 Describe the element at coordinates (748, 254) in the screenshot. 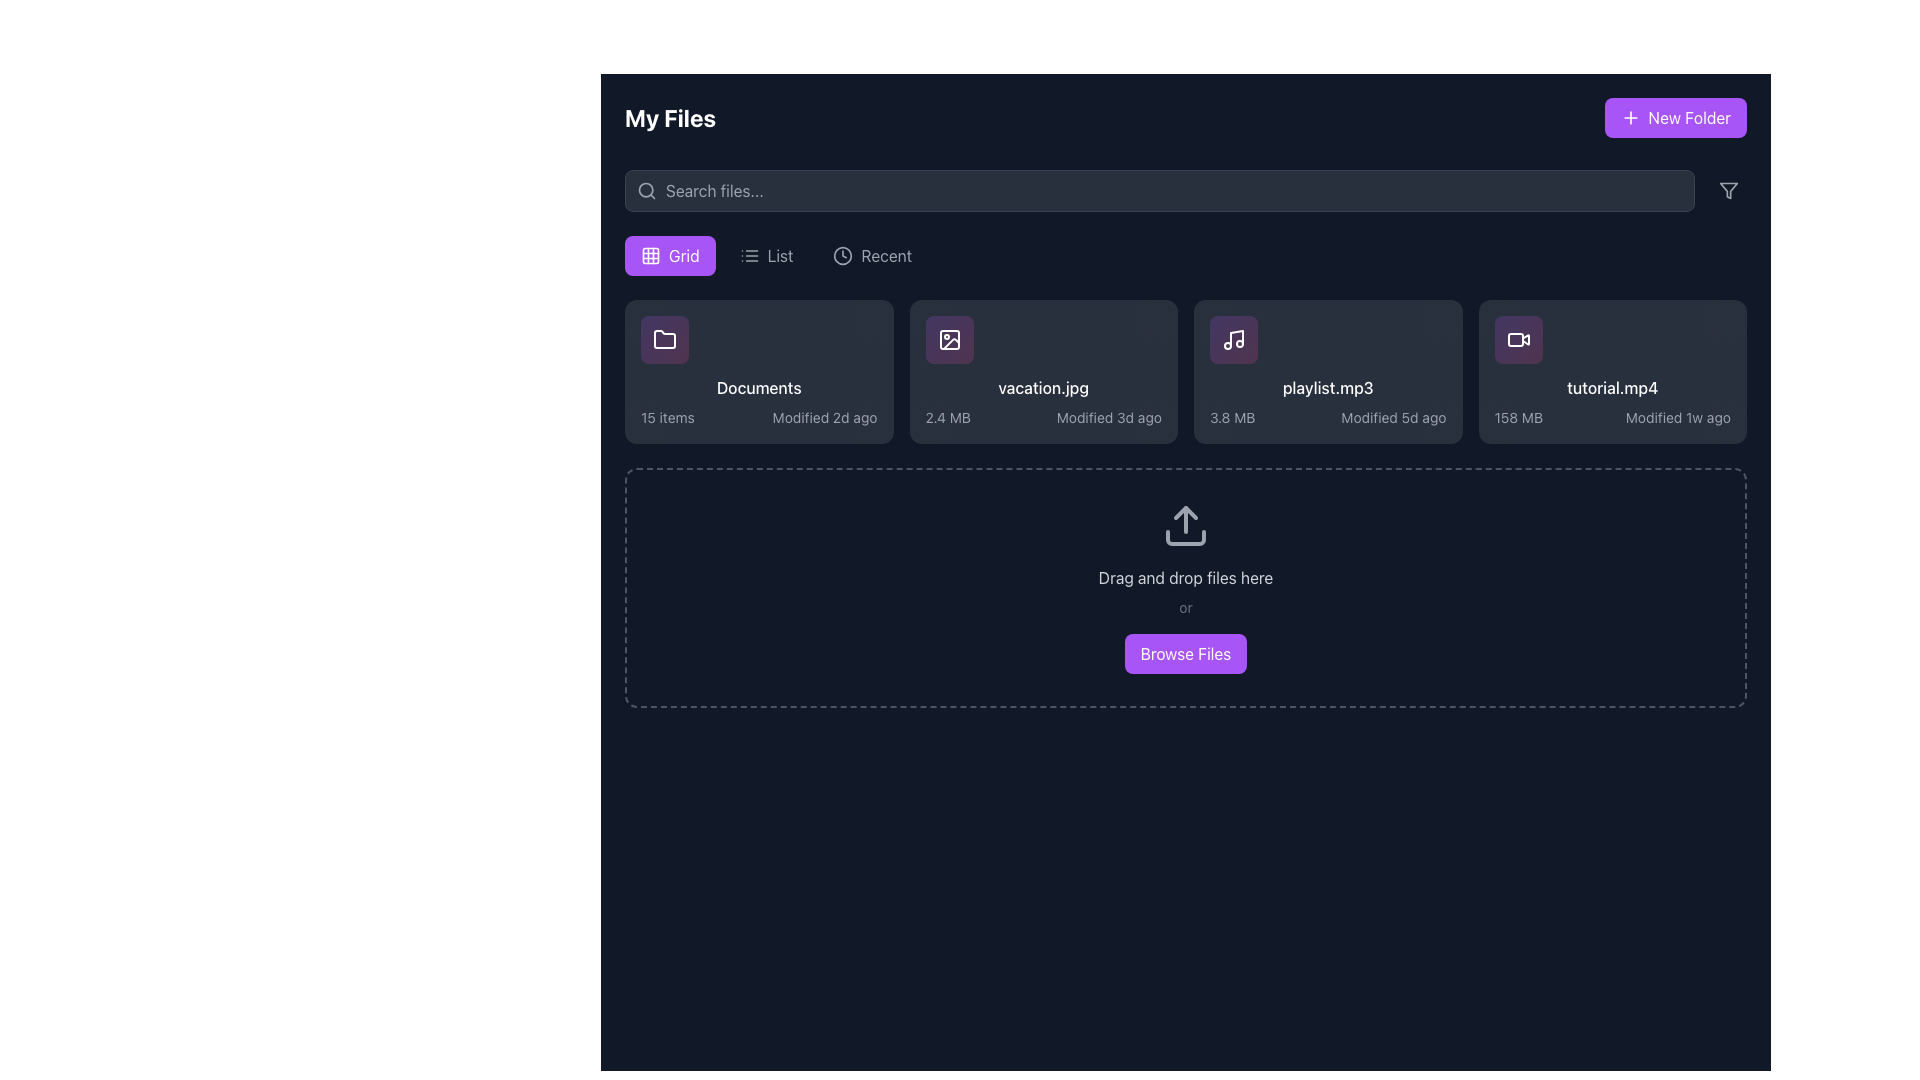

I see `the Icon button representing a list layout, which is located between the 'Grid' button and the 'Recent' button in the navigation bar` at that location.